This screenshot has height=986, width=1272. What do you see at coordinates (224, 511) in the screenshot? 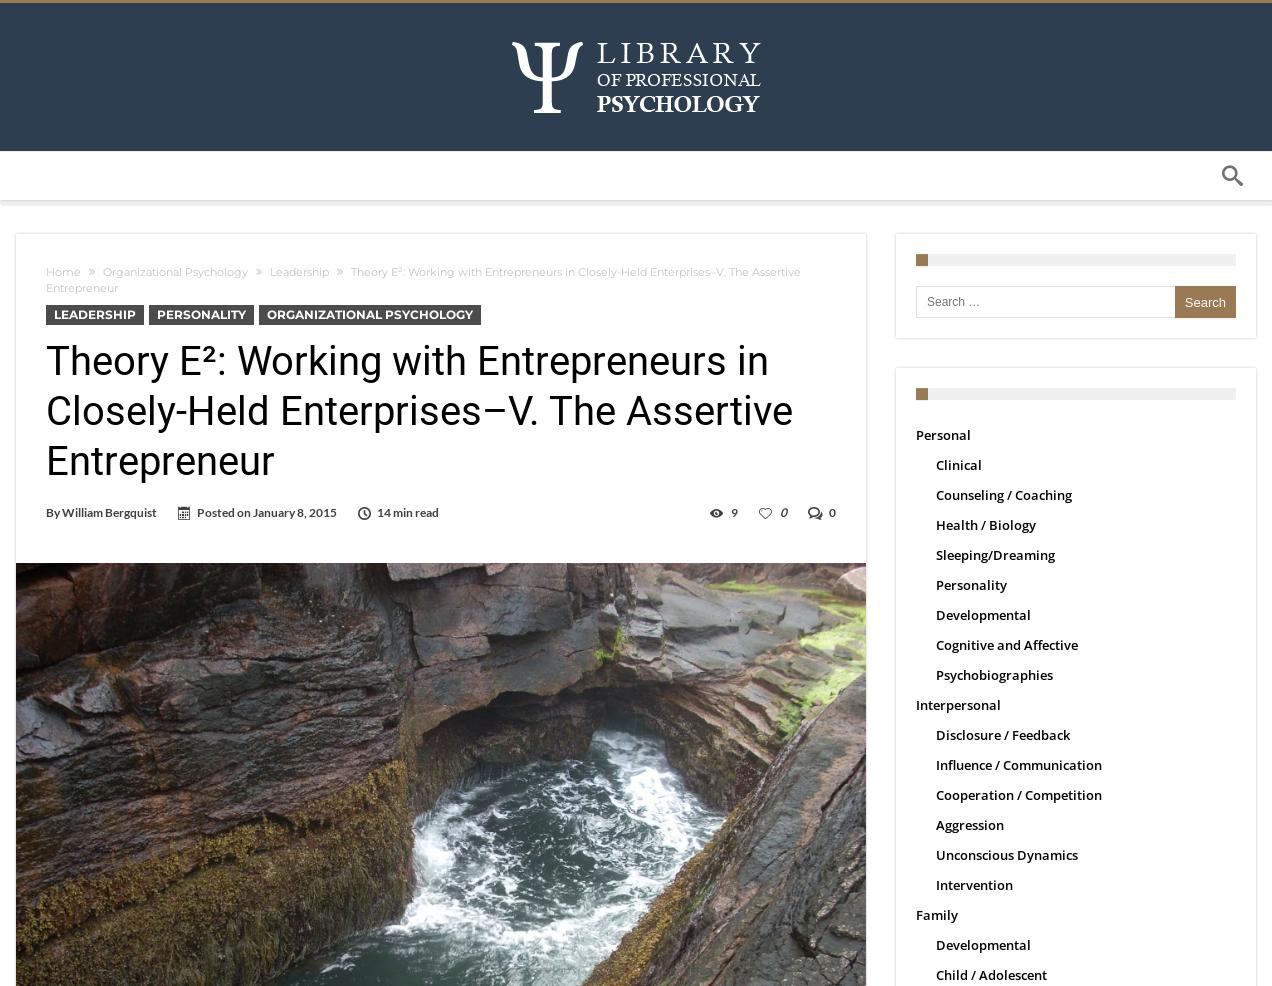
I see `'Posted on'` at bounding box center [224, 511].